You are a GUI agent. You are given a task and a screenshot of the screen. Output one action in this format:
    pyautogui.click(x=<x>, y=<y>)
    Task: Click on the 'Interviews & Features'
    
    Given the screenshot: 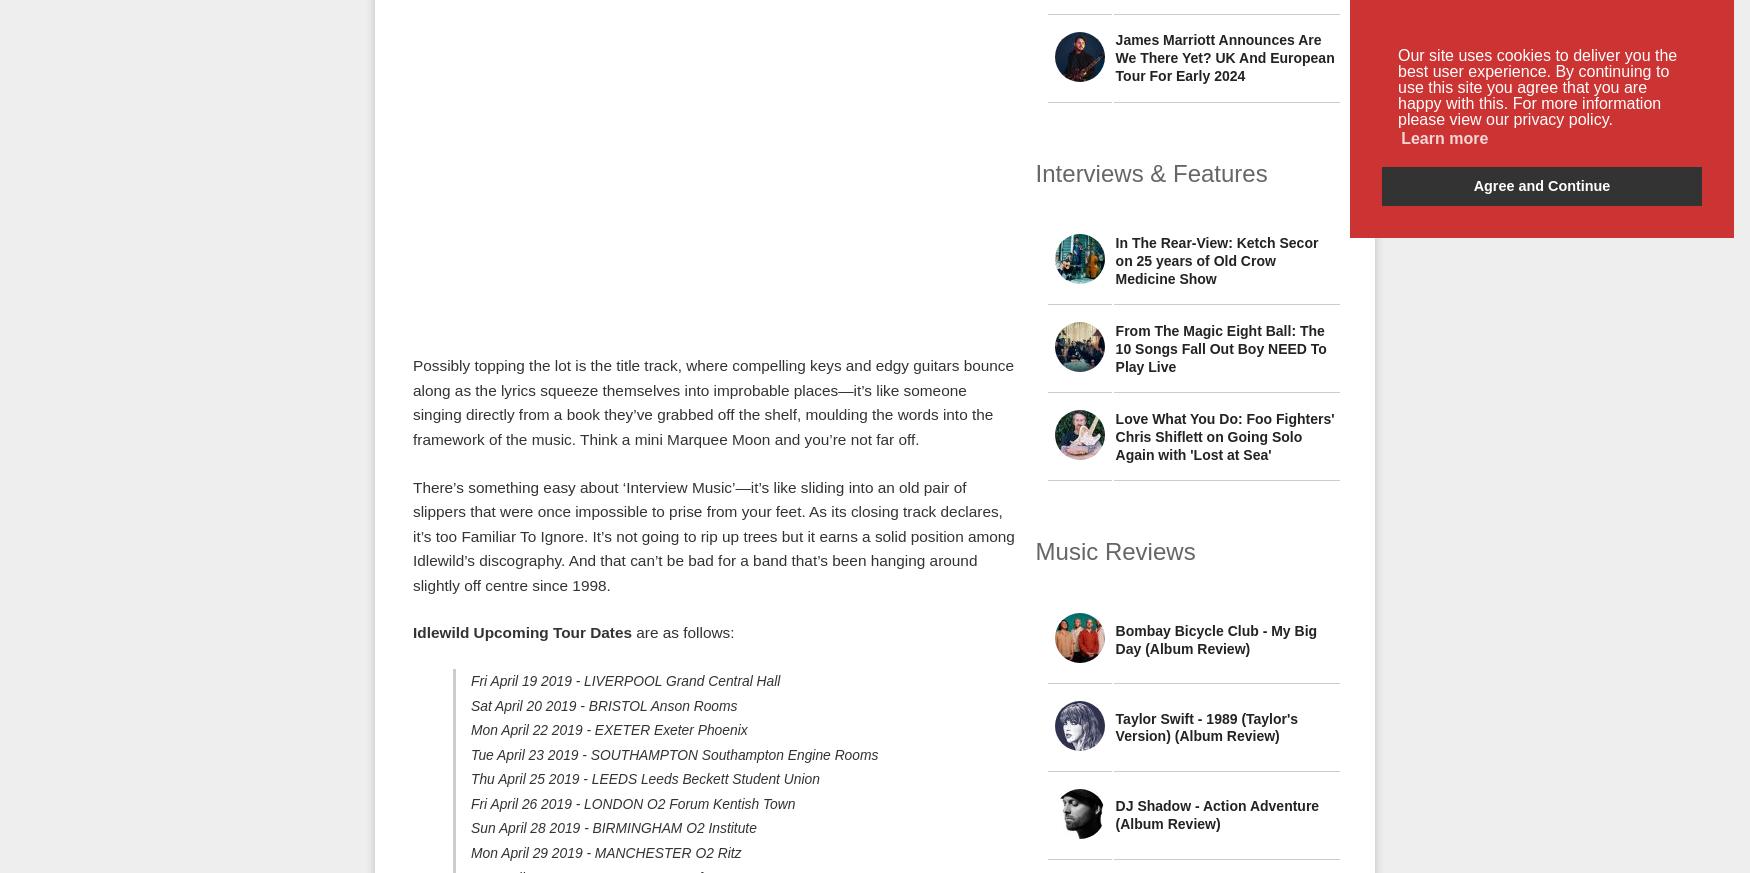 What is the action you would take?
    pyautogui.click(x=1149, y=172)
    